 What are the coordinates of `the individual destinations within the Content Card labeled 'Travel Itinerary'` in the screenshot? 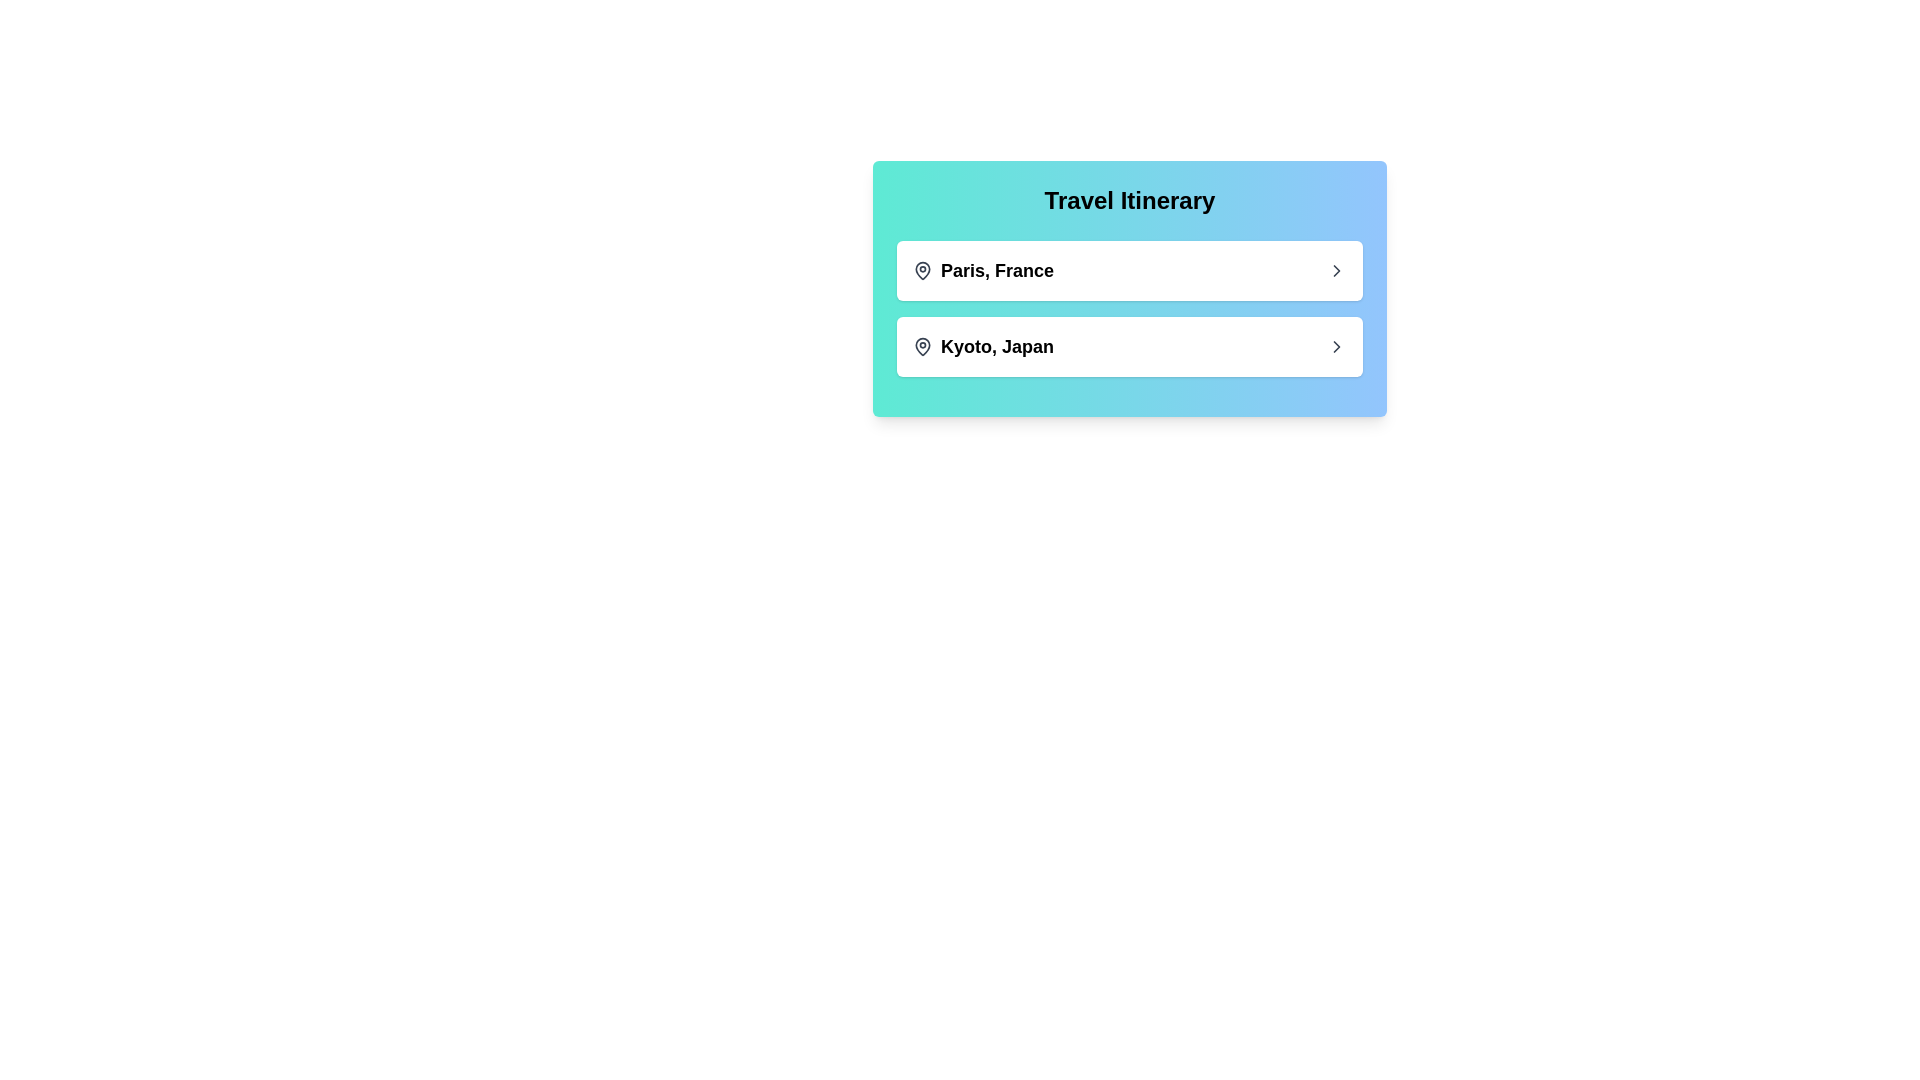 It's located at (1129, 289).